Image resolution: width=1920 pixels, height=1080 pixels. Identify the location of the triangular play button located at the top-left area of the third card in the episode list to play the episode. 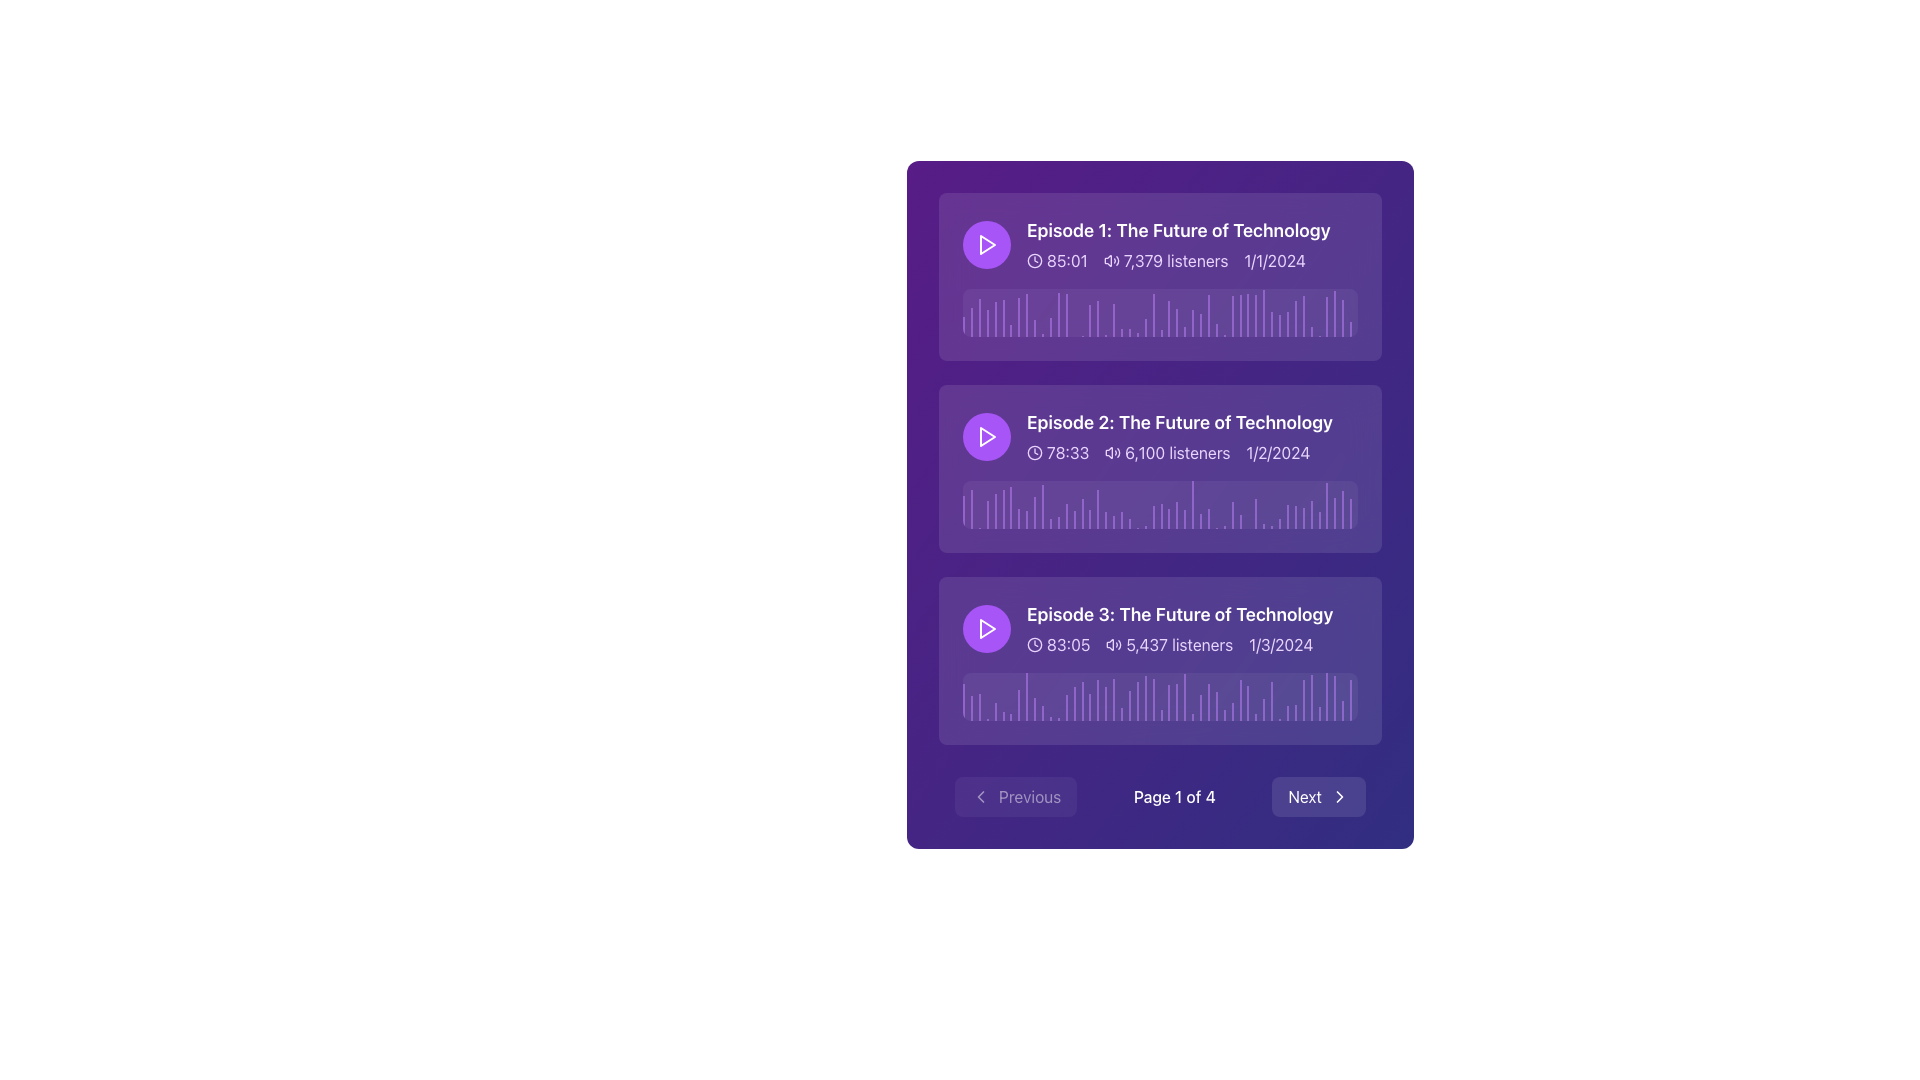
(988, 627).